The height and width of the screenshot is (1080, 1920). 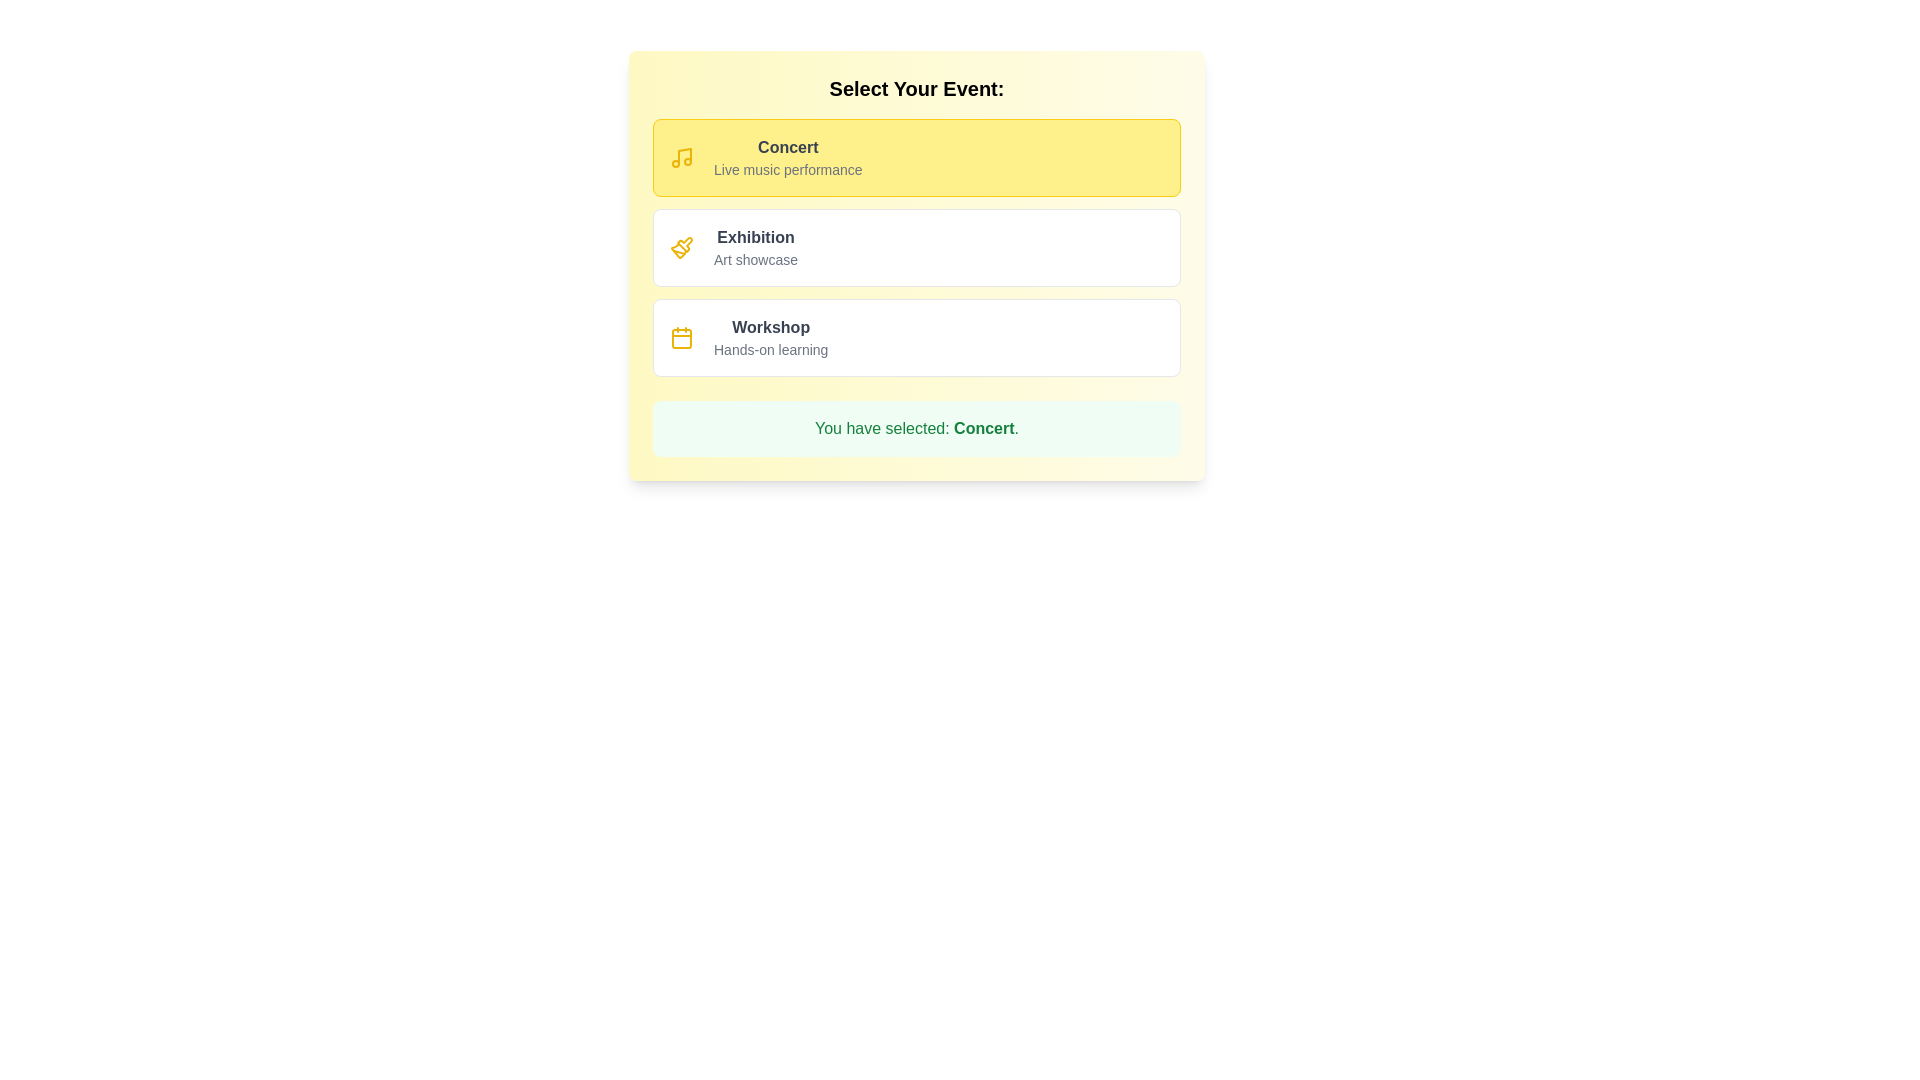 What do you see at coordinates (787, 168) in the screenshot?
I see `the text element that provides additional description about the 'Concert' option, located directly beneath the 'Concert' label within a yellow-highlighted selection box` at bounding box center [787, 168].